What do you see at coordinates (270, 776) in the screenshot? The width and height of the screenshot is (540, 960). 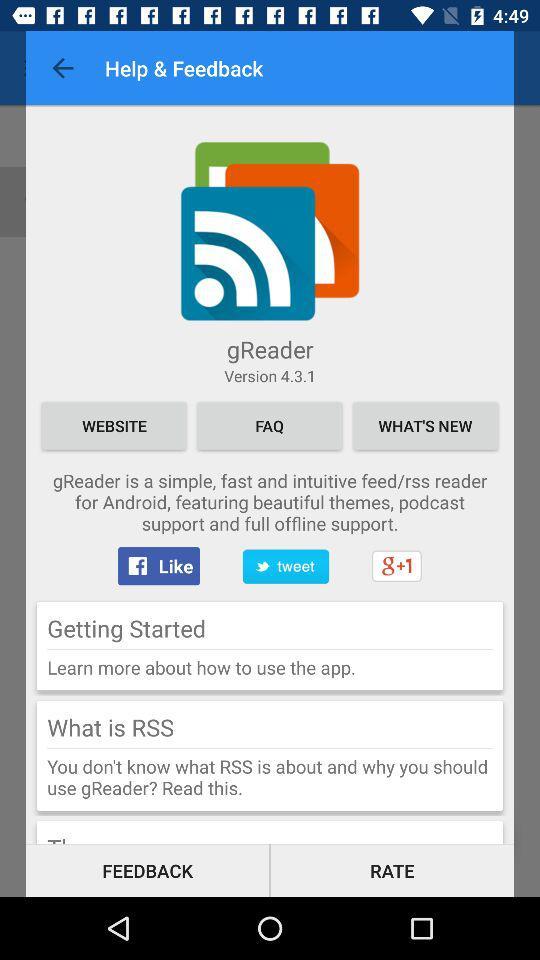 I see `you don t` at bounding box center [270, 776].